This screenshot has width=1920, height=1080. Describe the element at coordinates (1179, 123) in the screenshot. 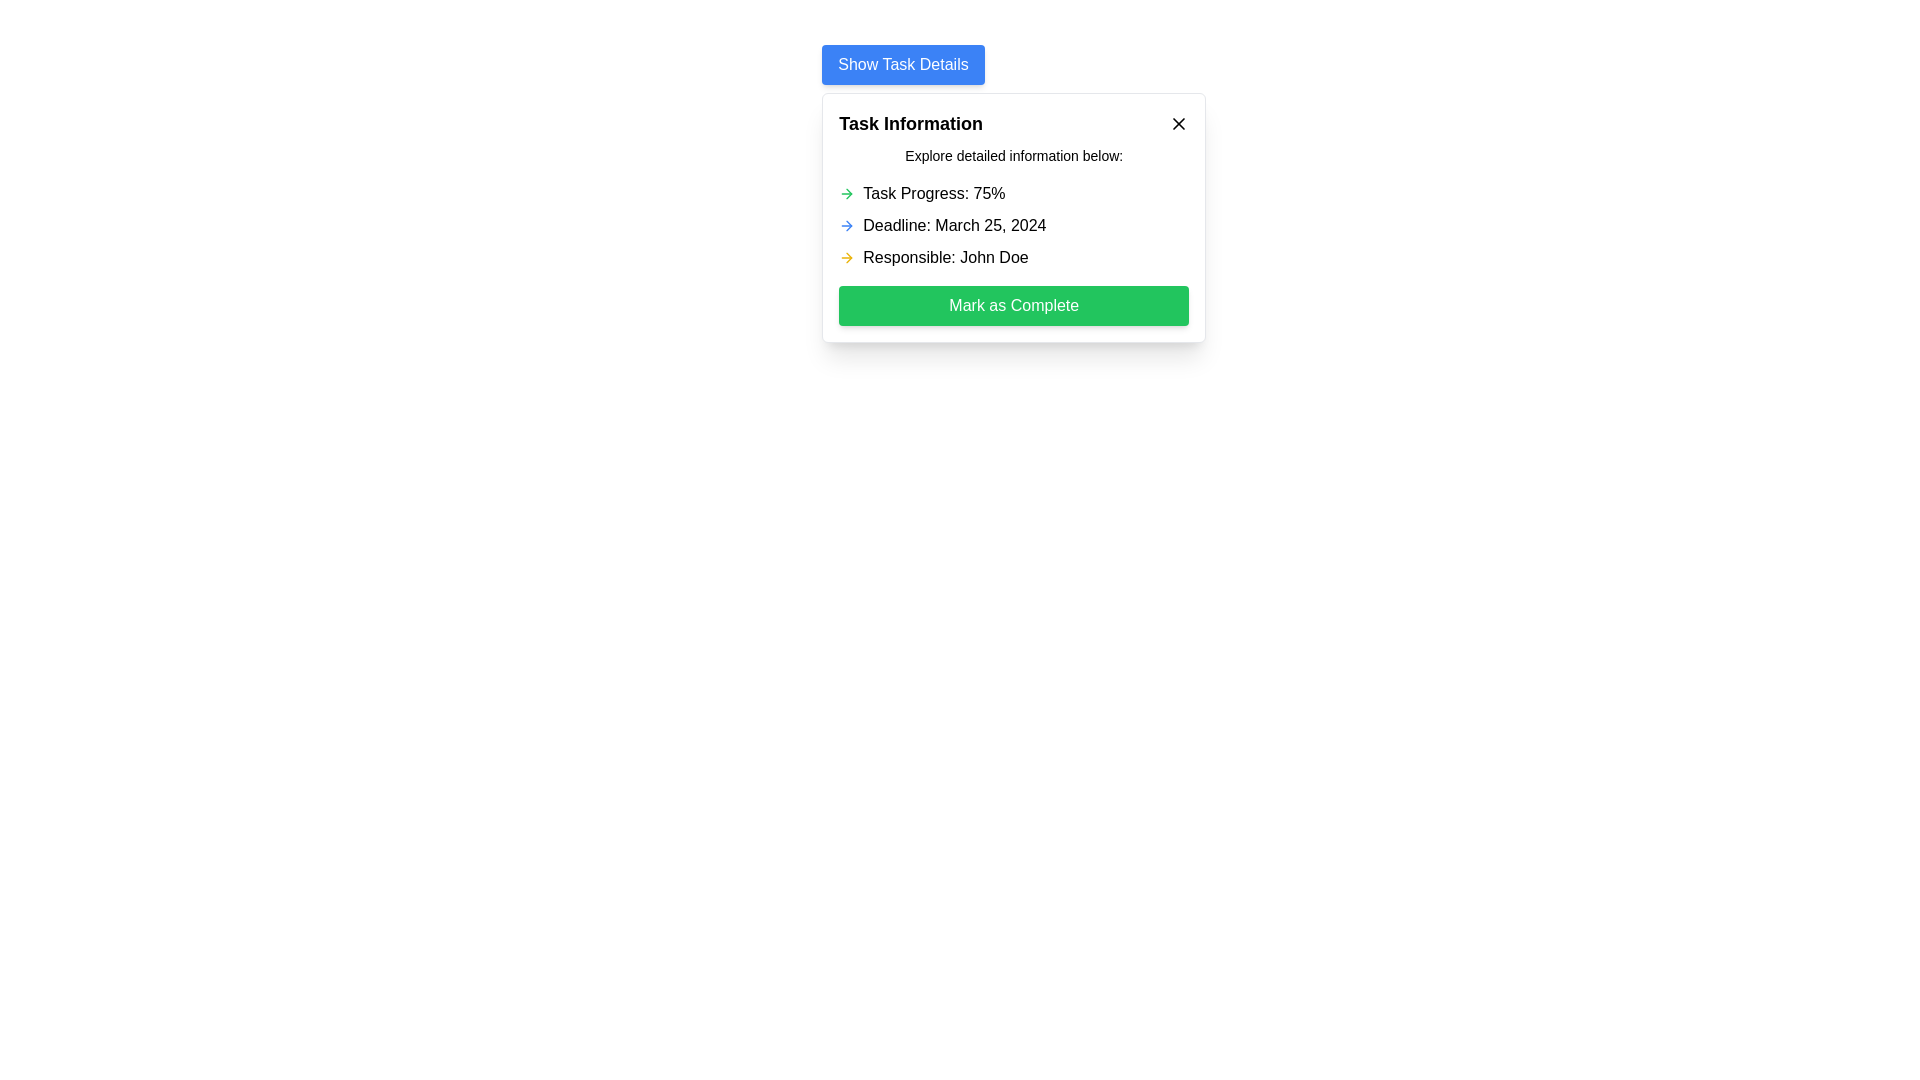

I see `the close ('X') button located in the top-right corner of the modal header, adjacent to the 'Task Information' title, to observe any hover effects` at that location.